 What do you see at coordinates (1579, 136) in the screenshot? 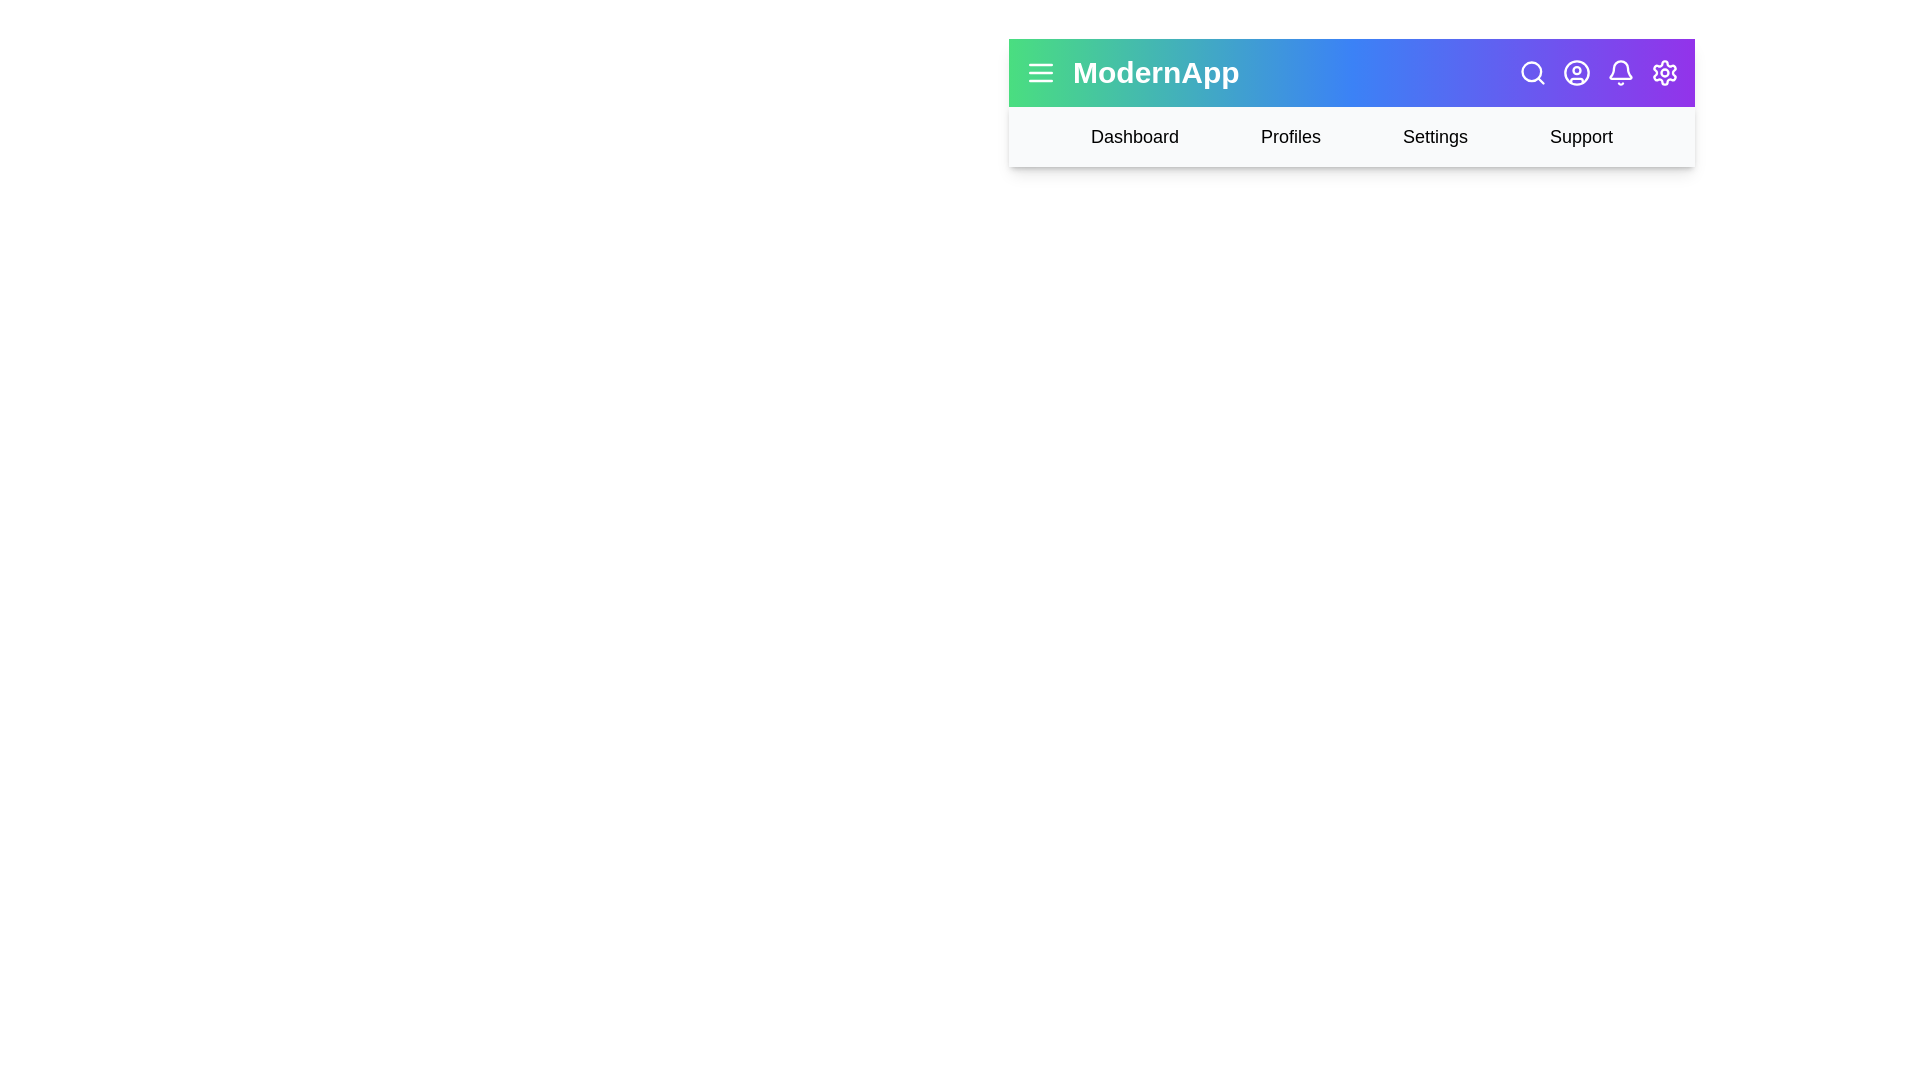
I see `the 'Support' navigation link` at bounding box center [1579, 136].